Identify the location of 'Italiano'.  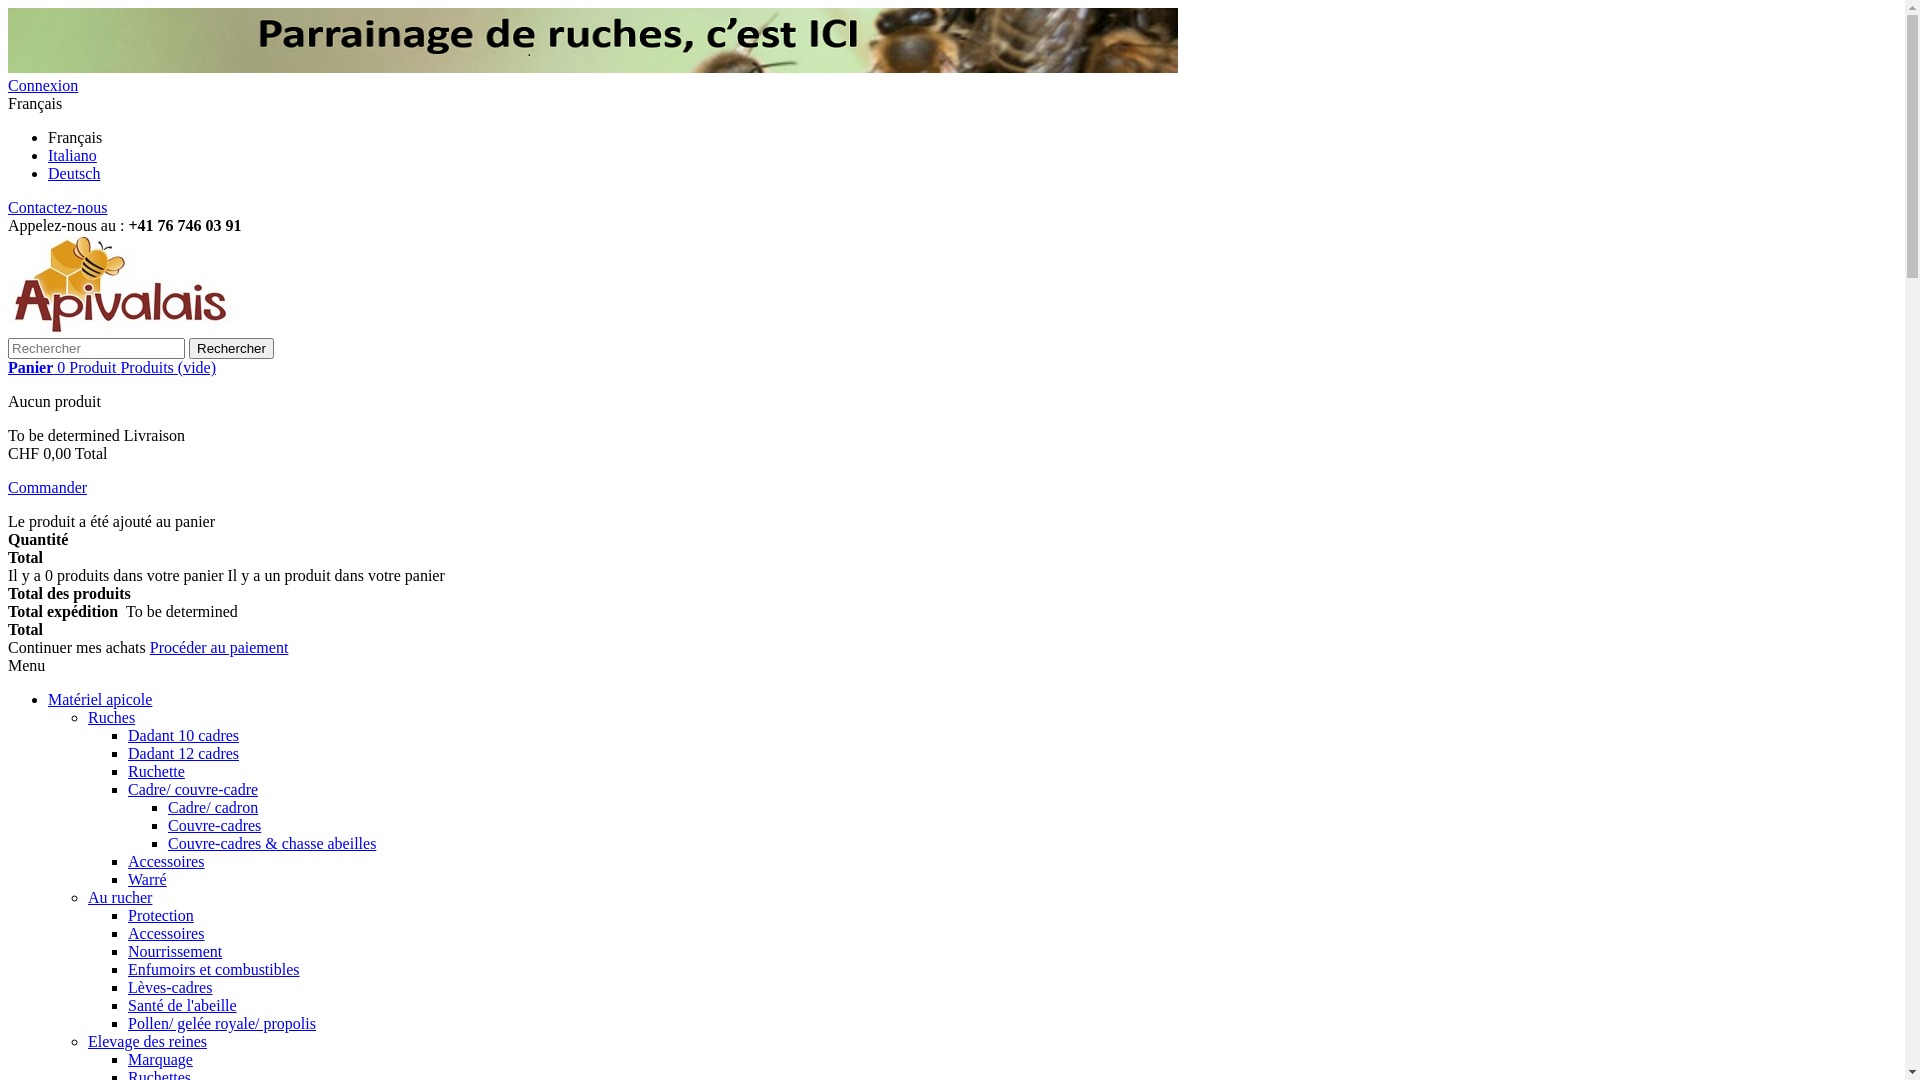
(48, 154).